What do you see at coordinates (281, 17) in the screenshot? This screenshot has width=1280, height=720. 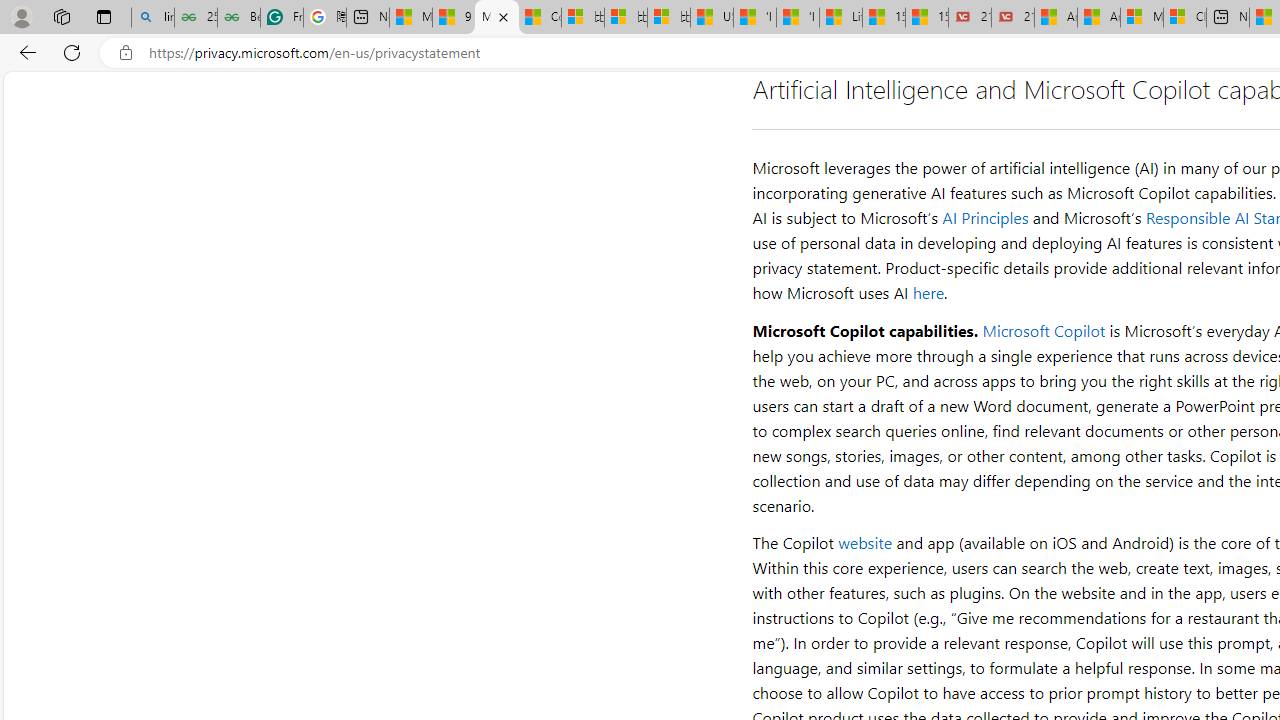 I see `'Free AI Writing Assistance for Students | Grammarly'` at bounding box center [281, 17].